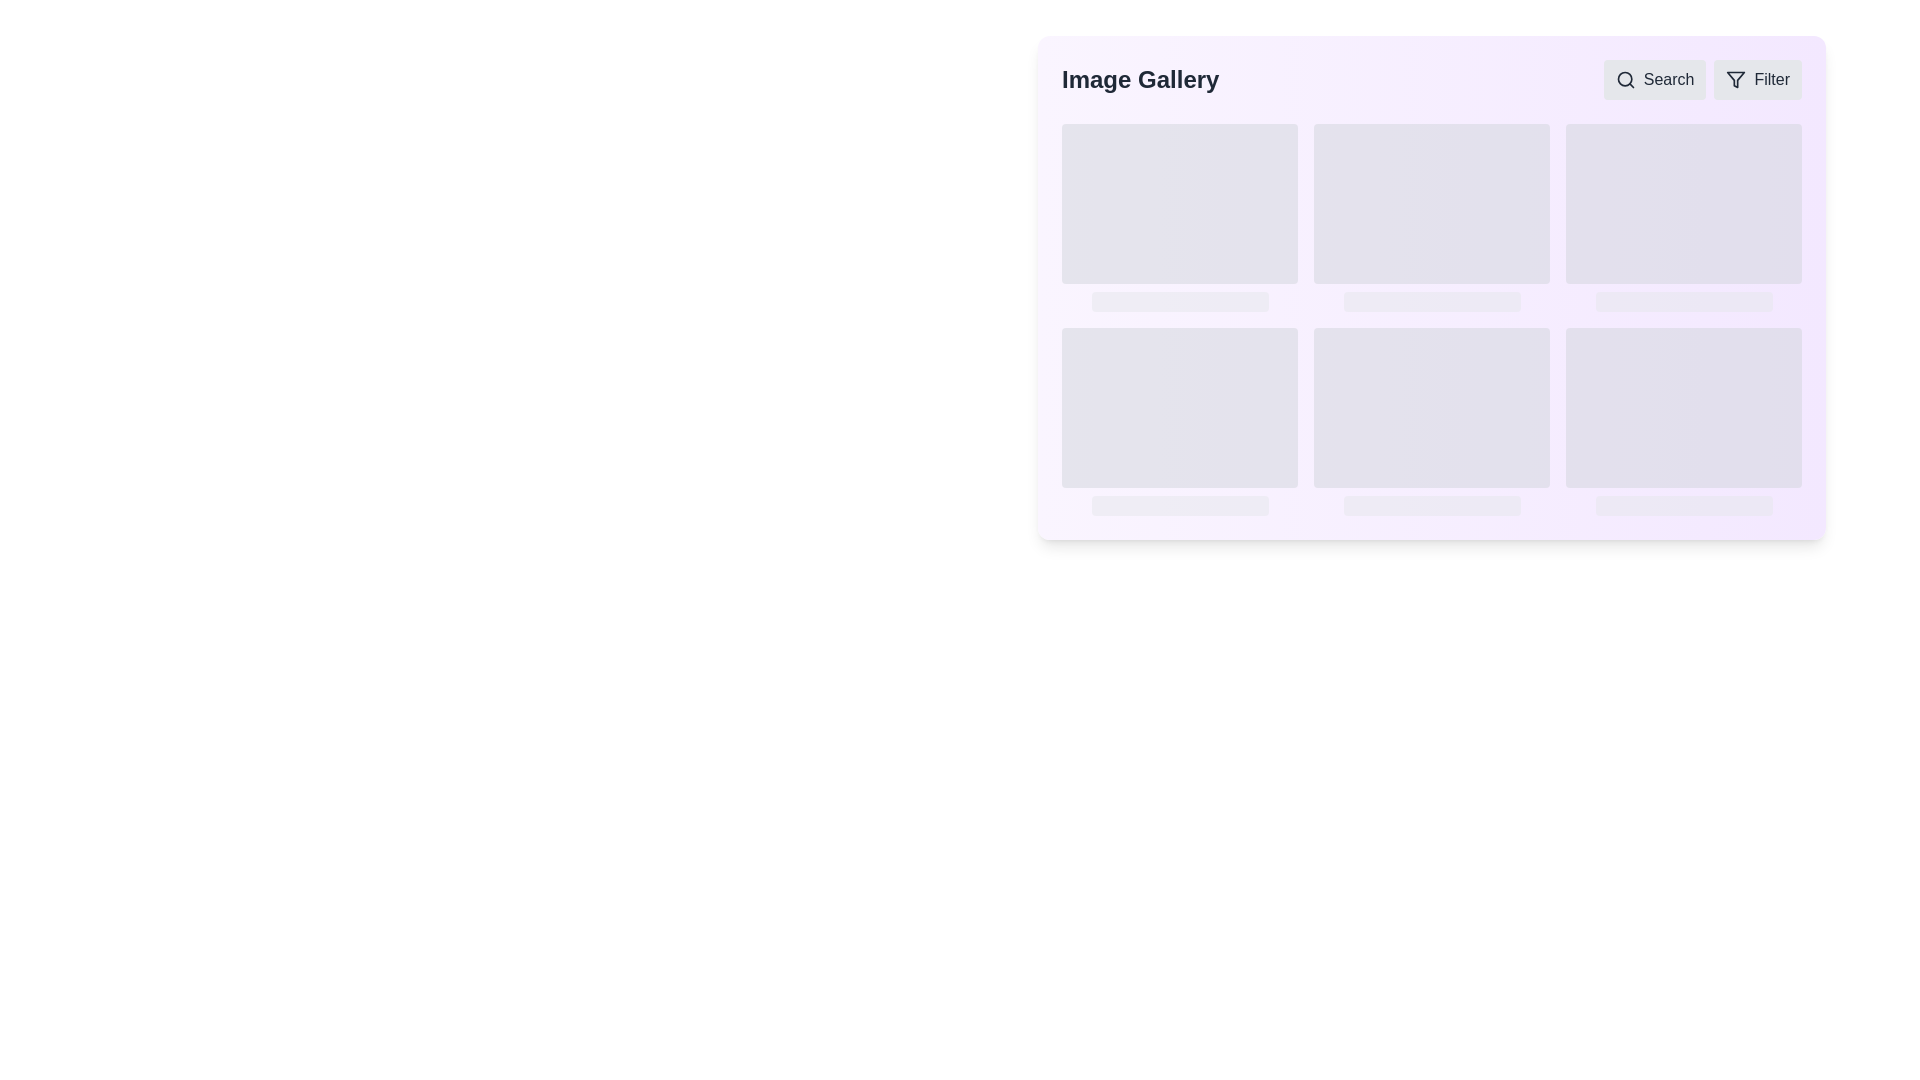 The width and height of the screenshot is (1920, 1080). Describe the element at coordinates (1180, 420) in the screenshot. I see `details of the placeholder content card located in the seventh slot of the grid layout, specifically in the third row, first column` at that location.